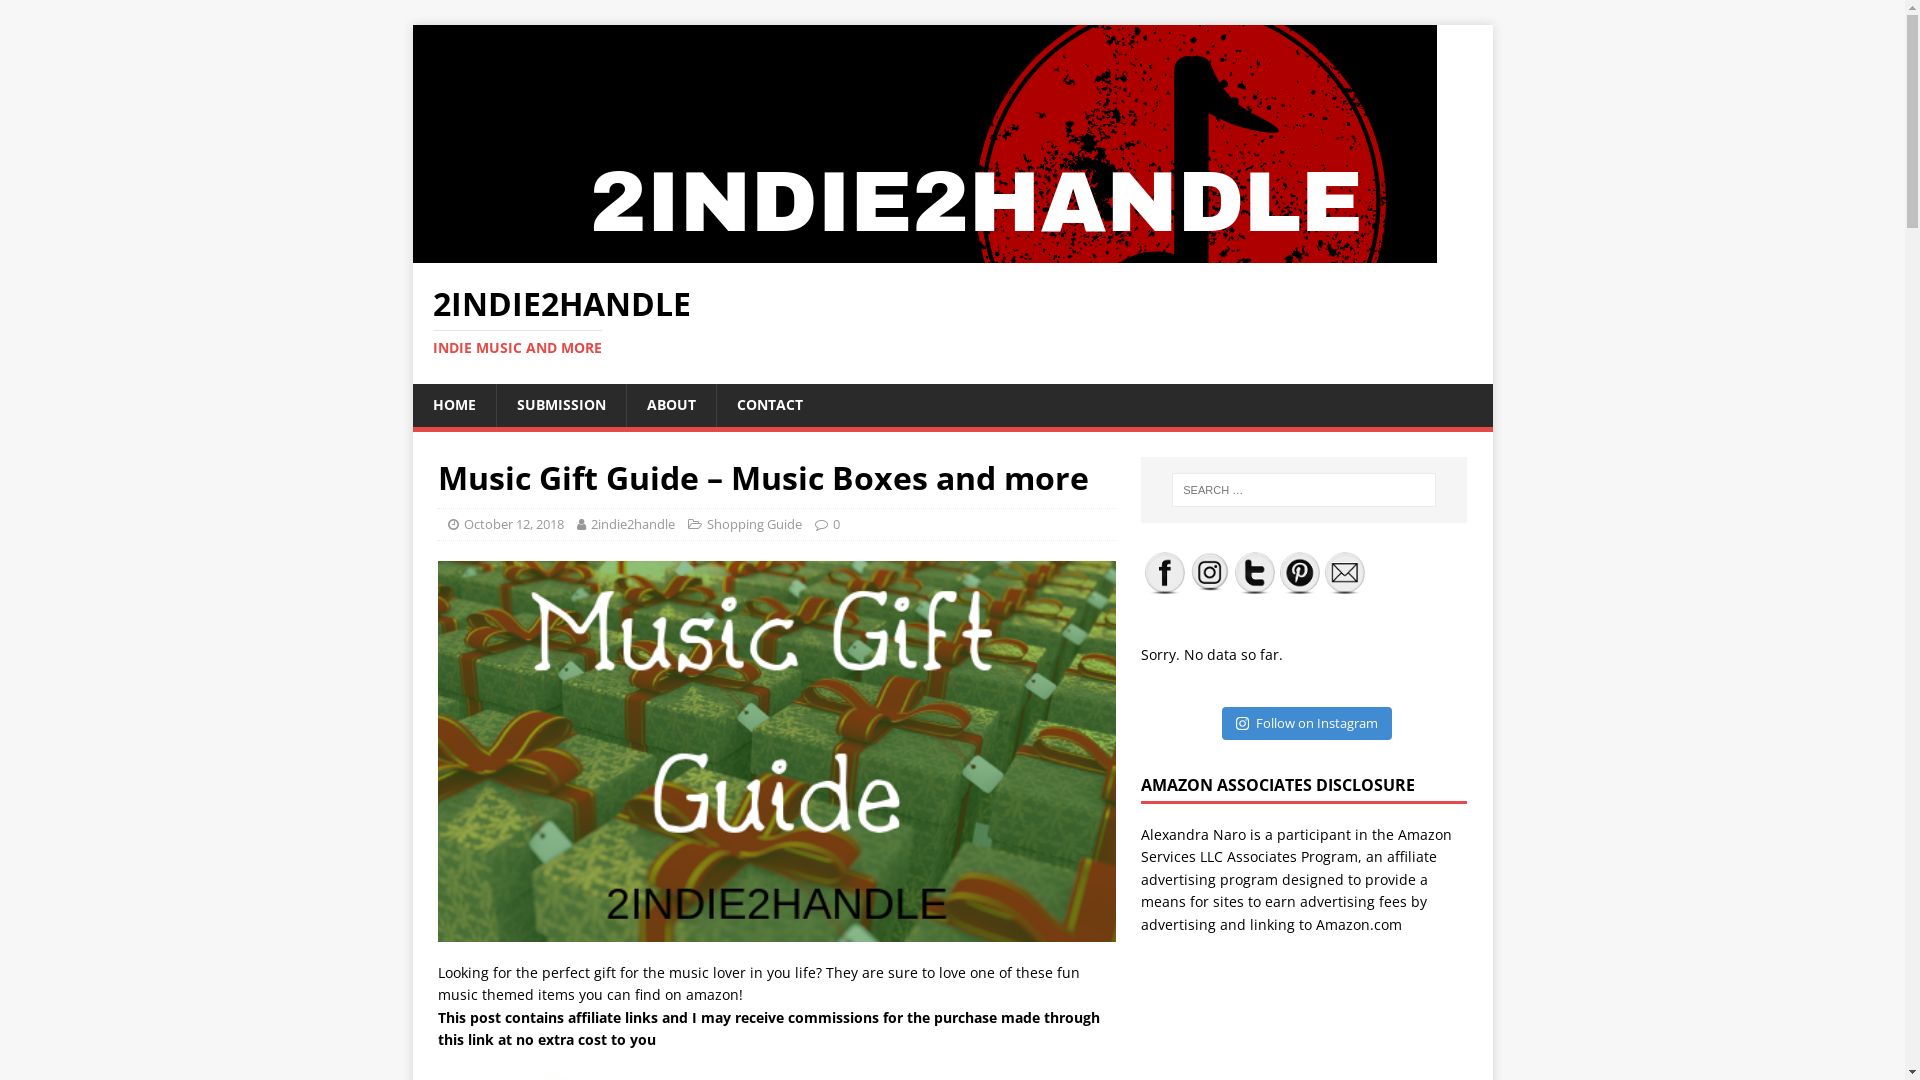 The image size is (1920, 1080). Describe the element at coordinates (1280, 572) in the screenshot. I see `'Pinterest'` at that location.